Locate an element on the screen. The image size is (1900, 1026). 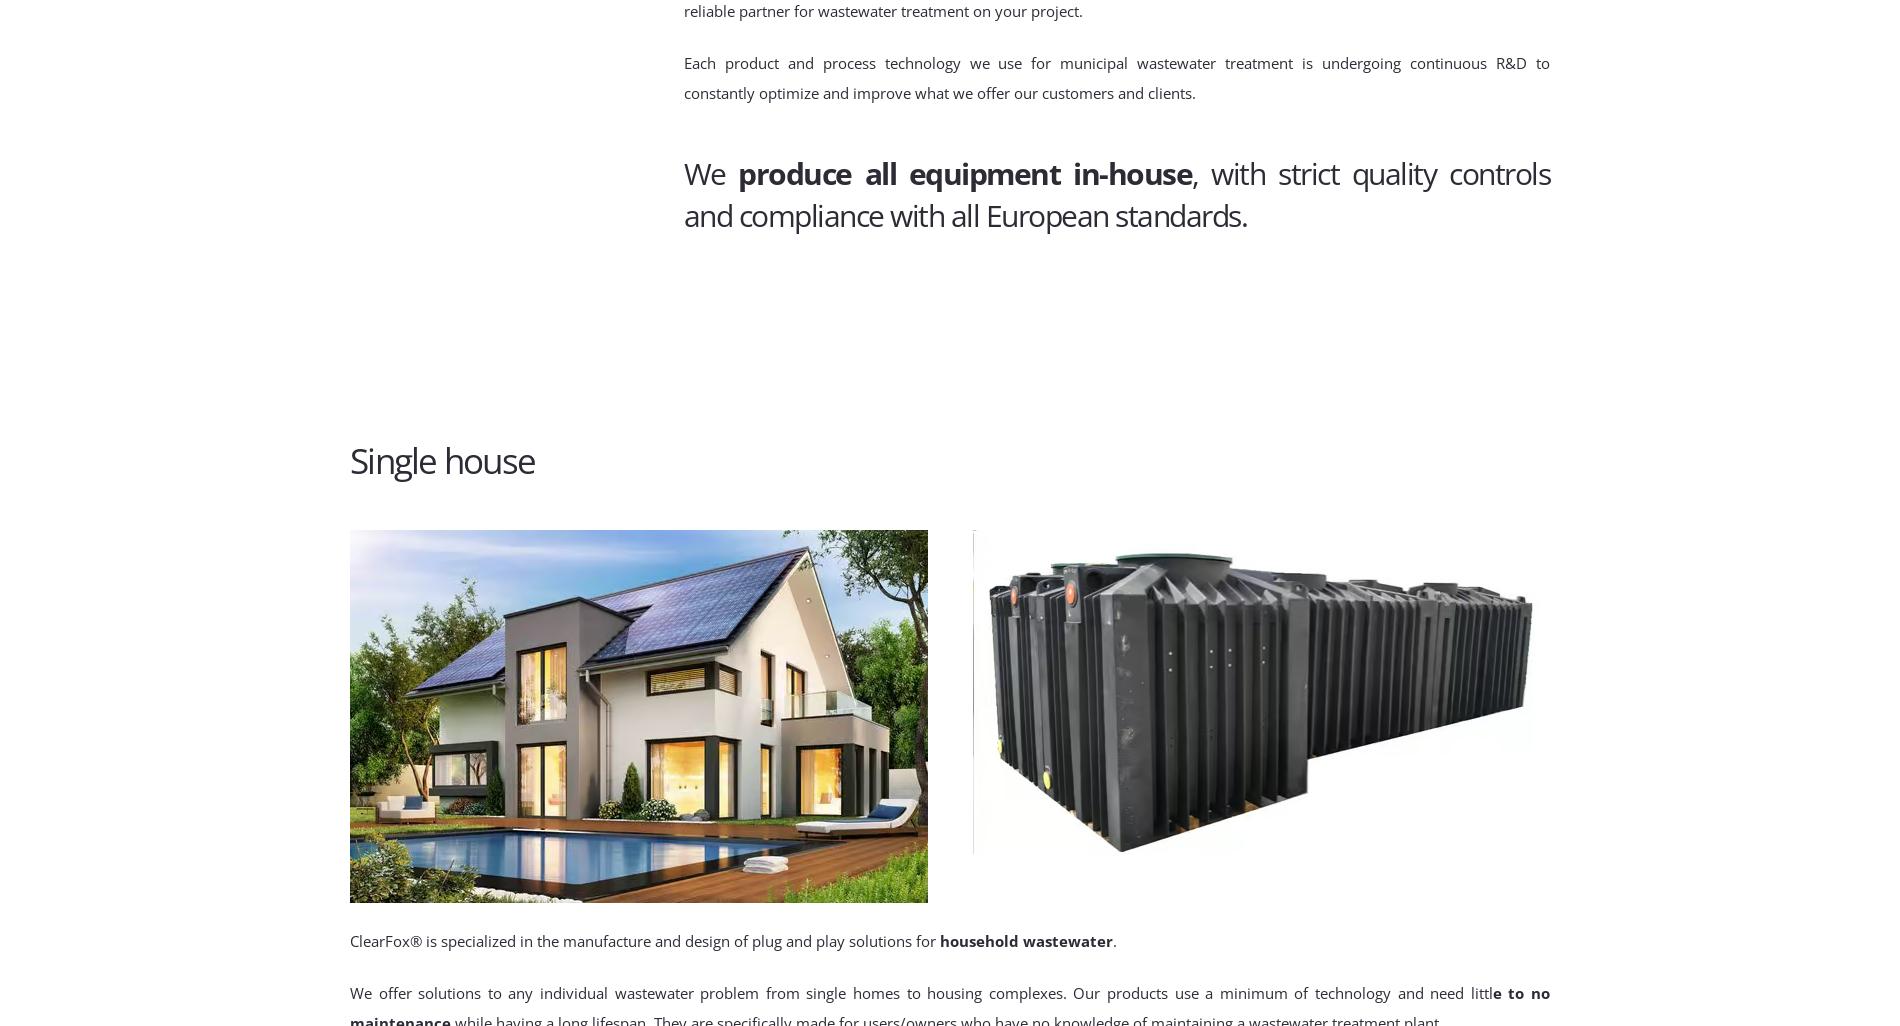
'.' is located at coordinates (1114, 940).